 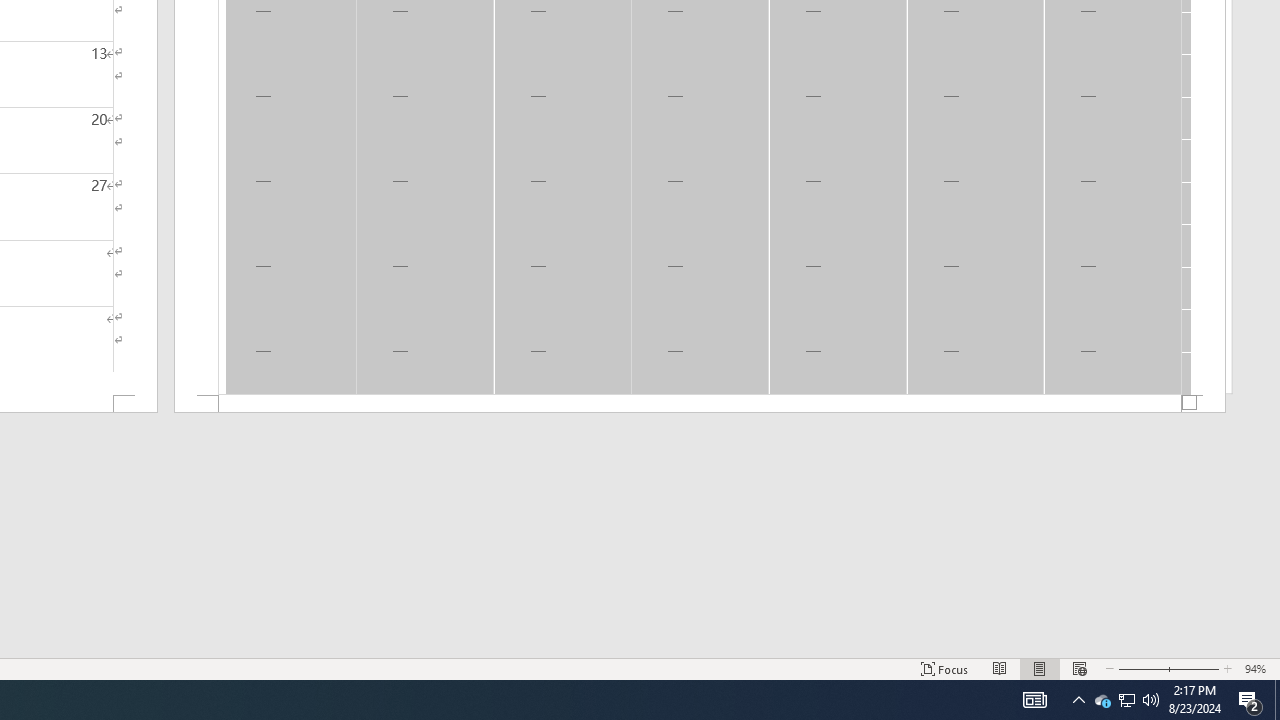 I want to click on 'Read Mode', so click(x=1000, y=669).